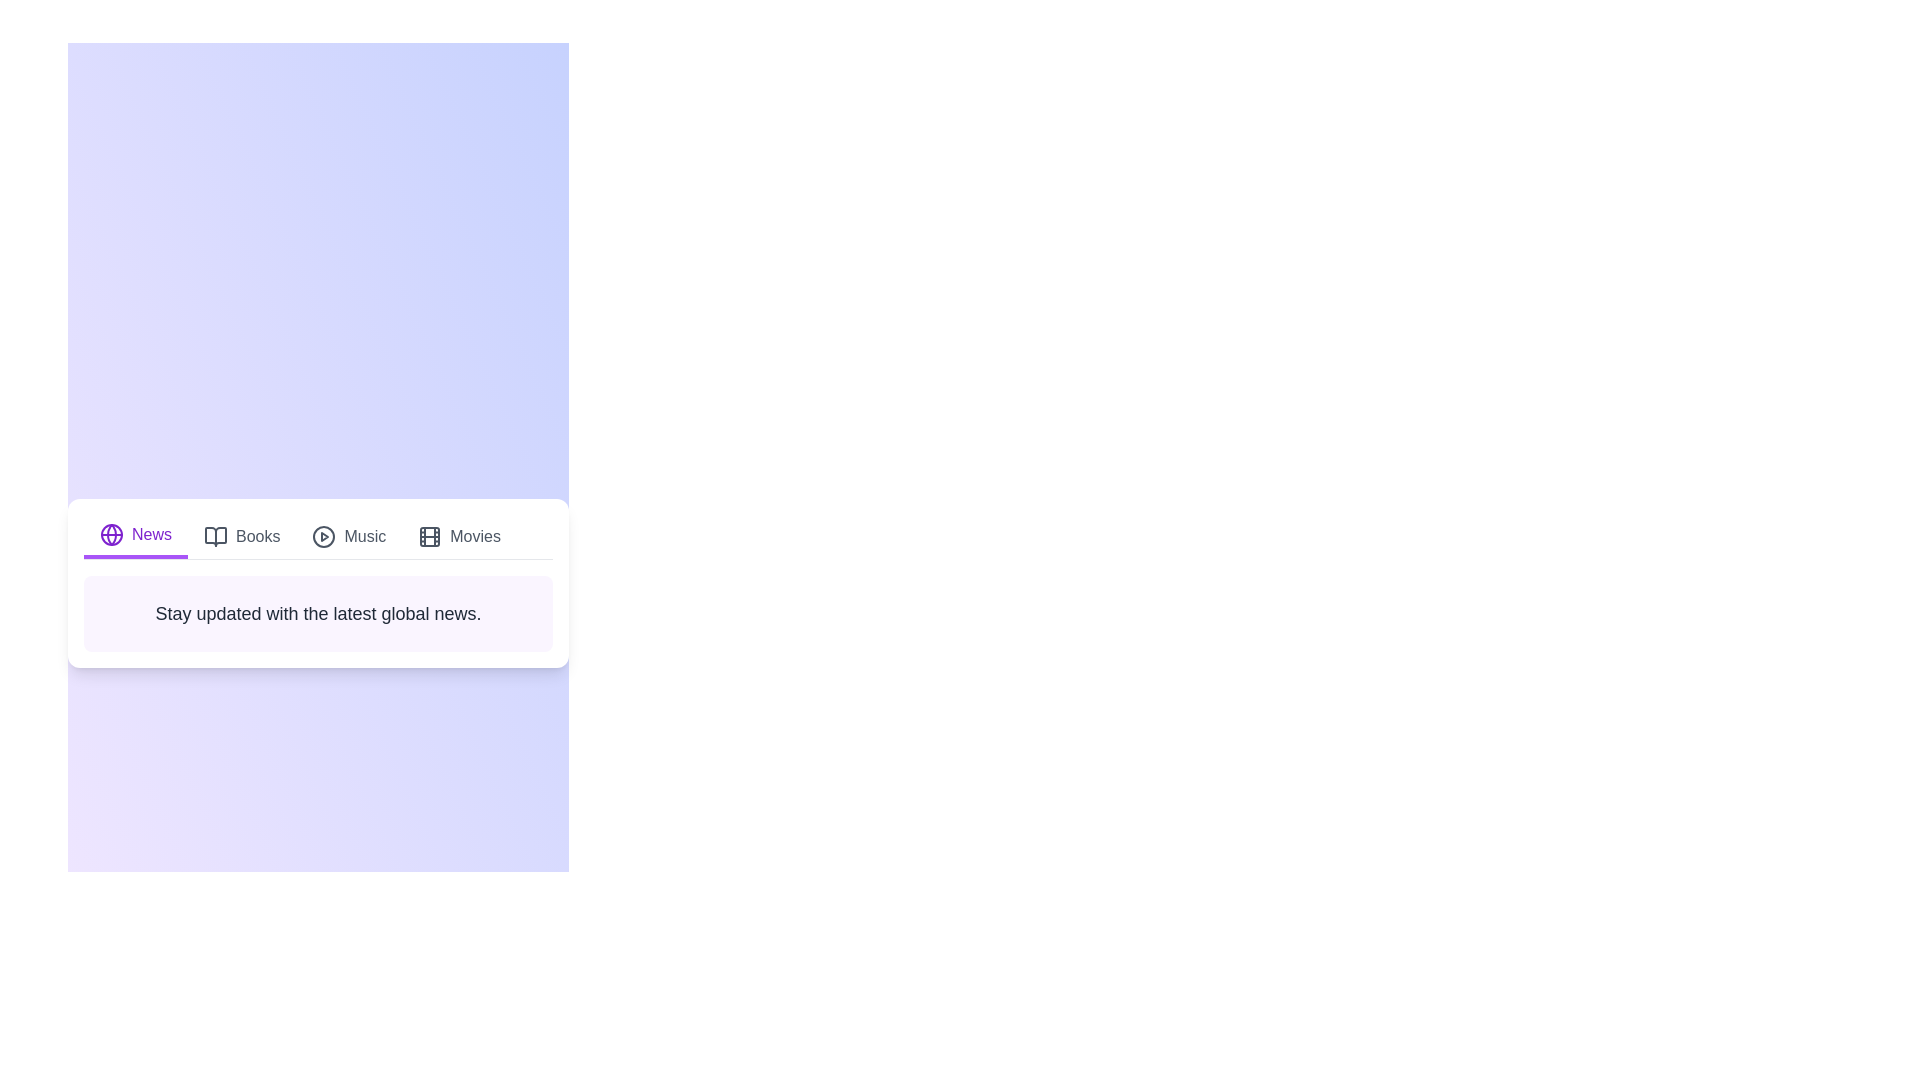  What do you see at coordinates (240, 535) in the screenshot?
I see `the Books tab to view its content` at bounding box center [240, 535].